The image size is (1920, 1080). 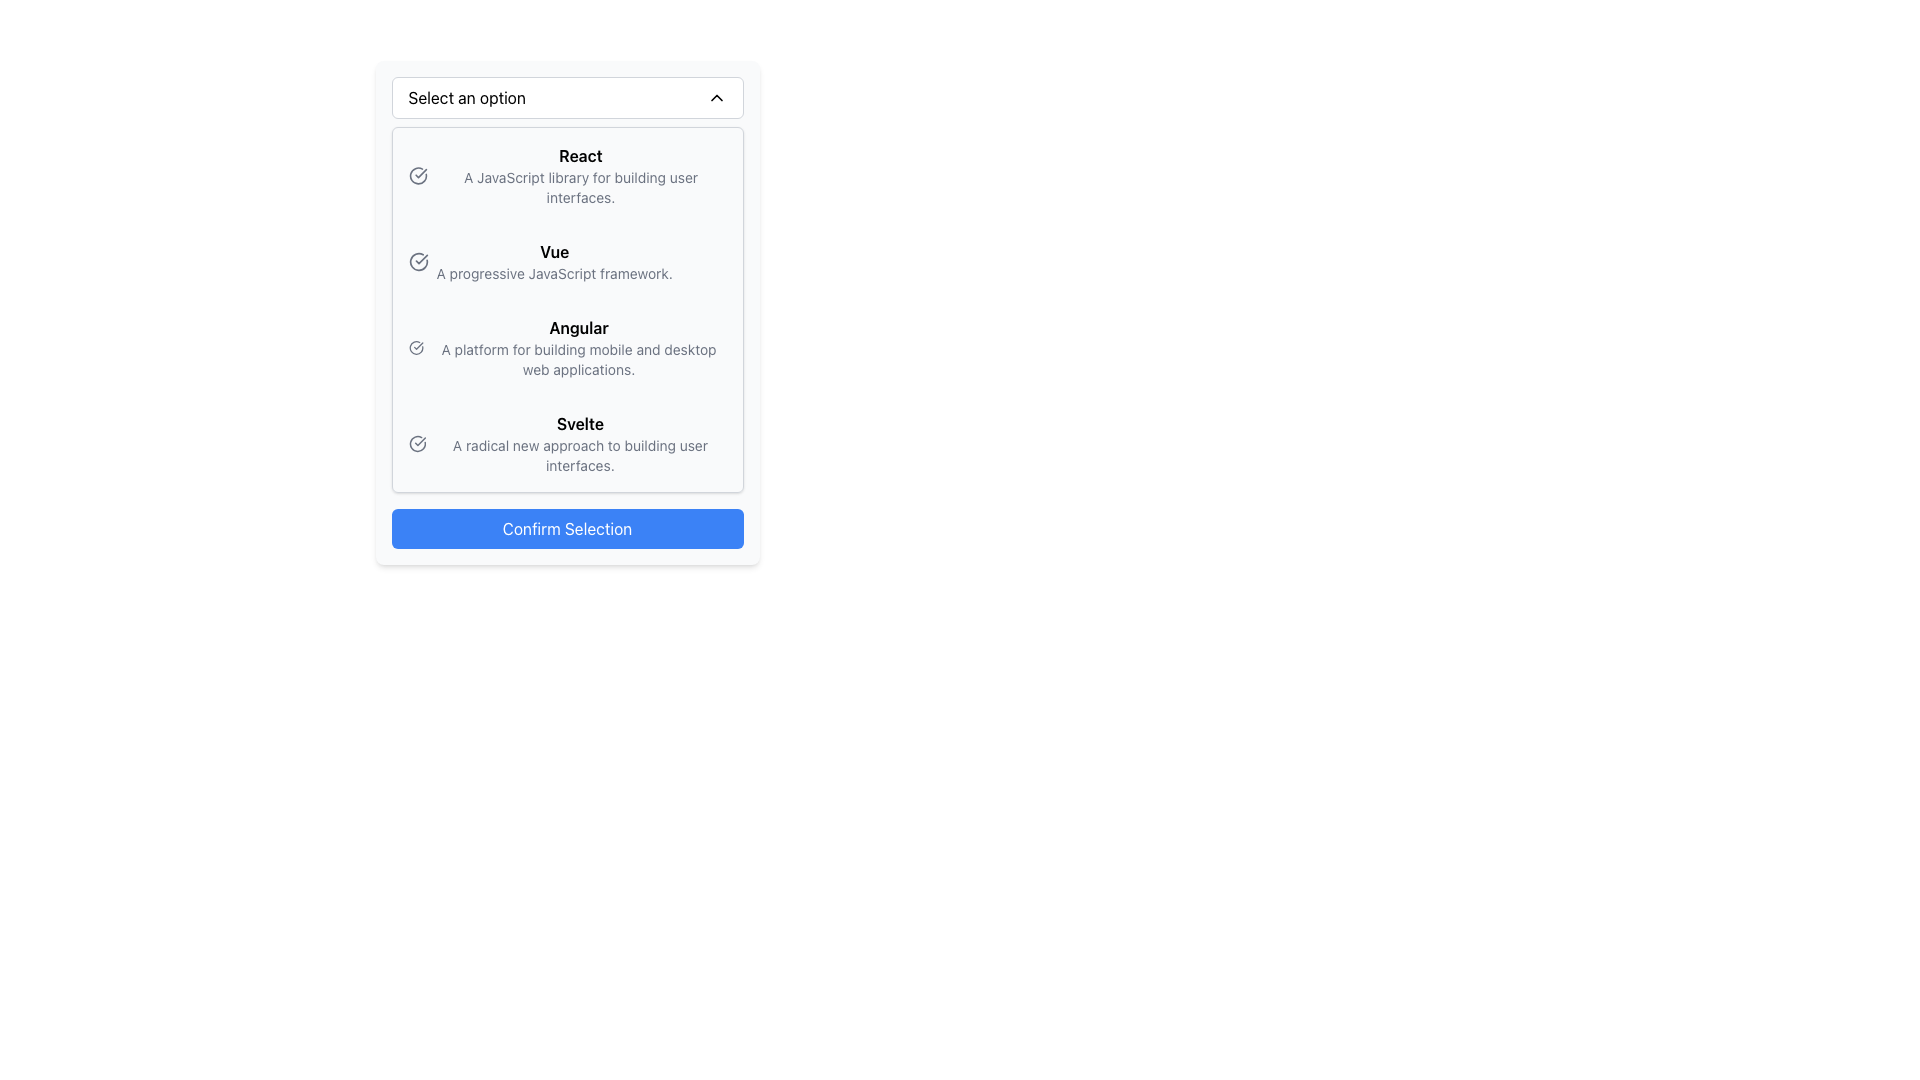 I want to click on the descriptive text label providing additional context for the 'Svelte' option, located directly below the bolded 'Svelte' text, so click(x=579, y=455).